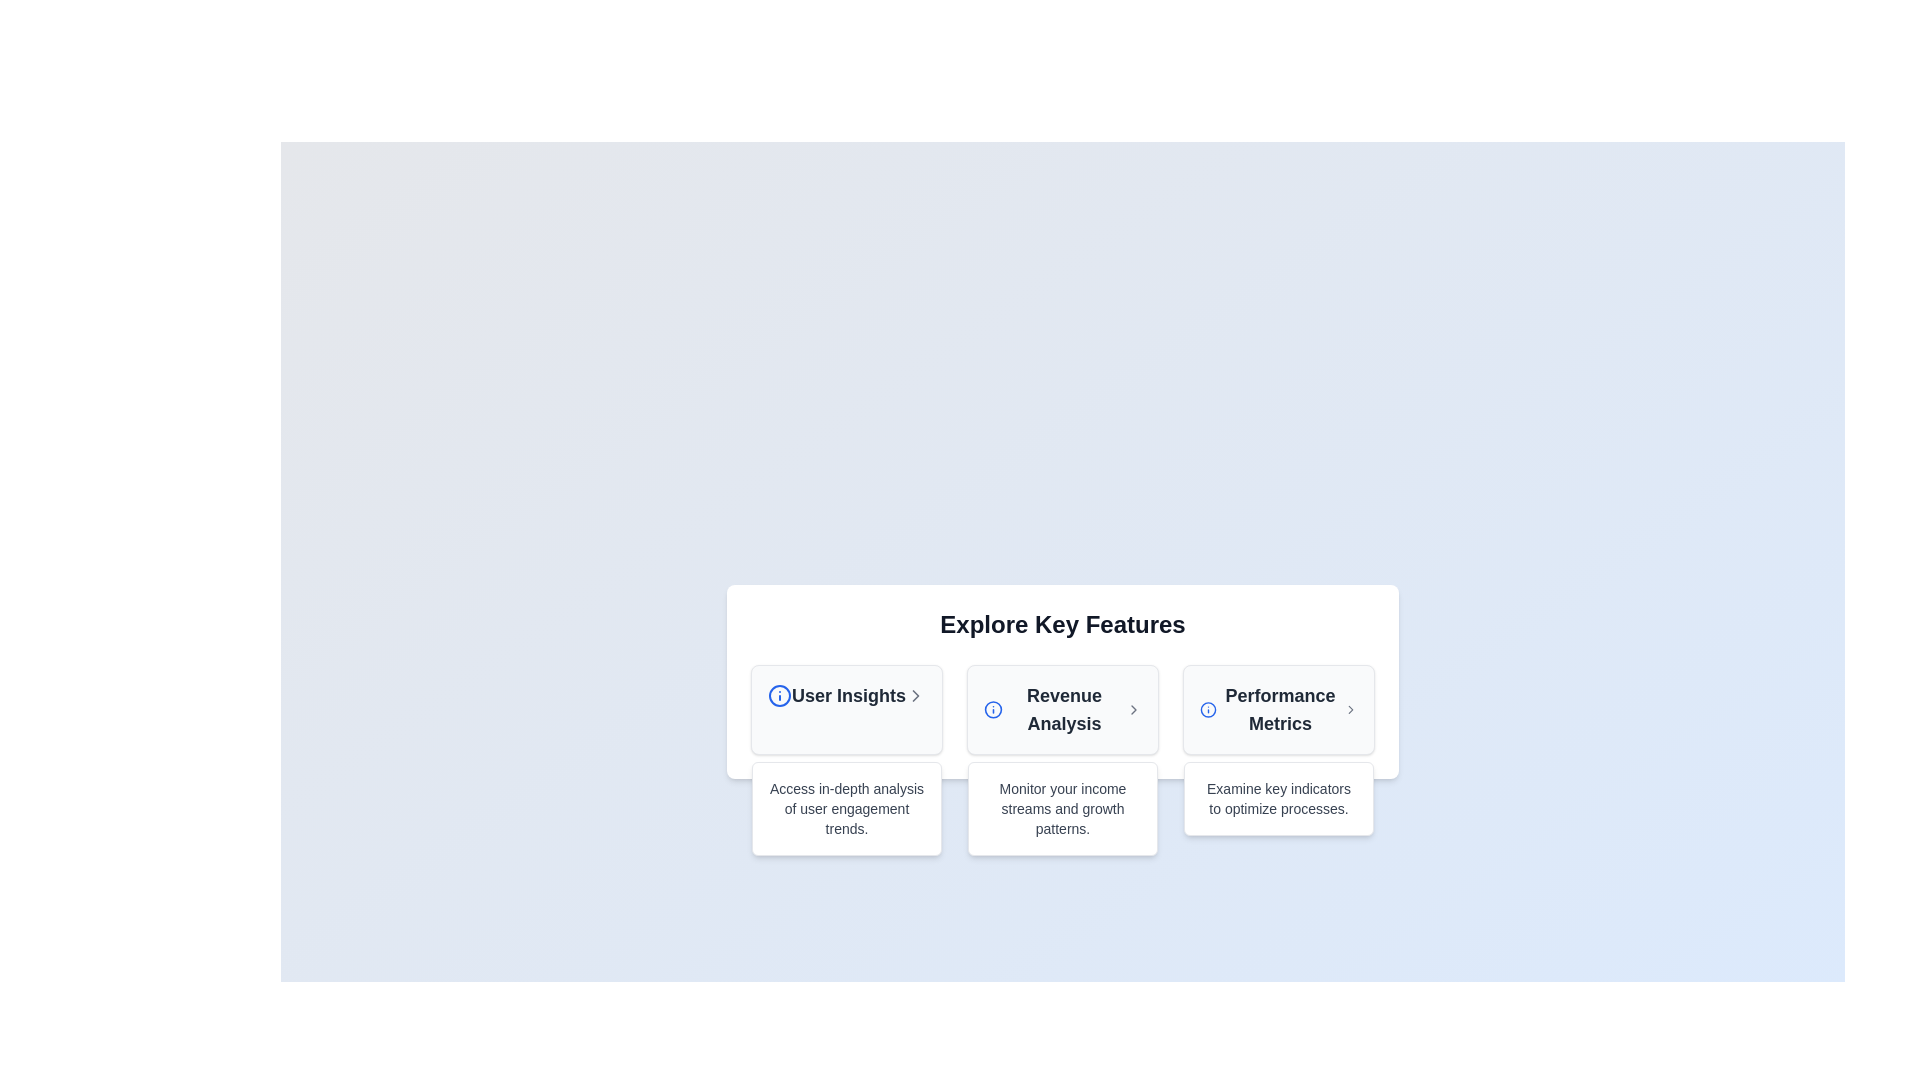 The image size is (1920, 1080). Describe the element at coordinates (1061, 808) in the screenshot. I see `the text block that reads 'Monitor your income streams and growth patterns.' located in the 'Revenue Analysis' section, which is positioned immediately below the section's title` at that location.